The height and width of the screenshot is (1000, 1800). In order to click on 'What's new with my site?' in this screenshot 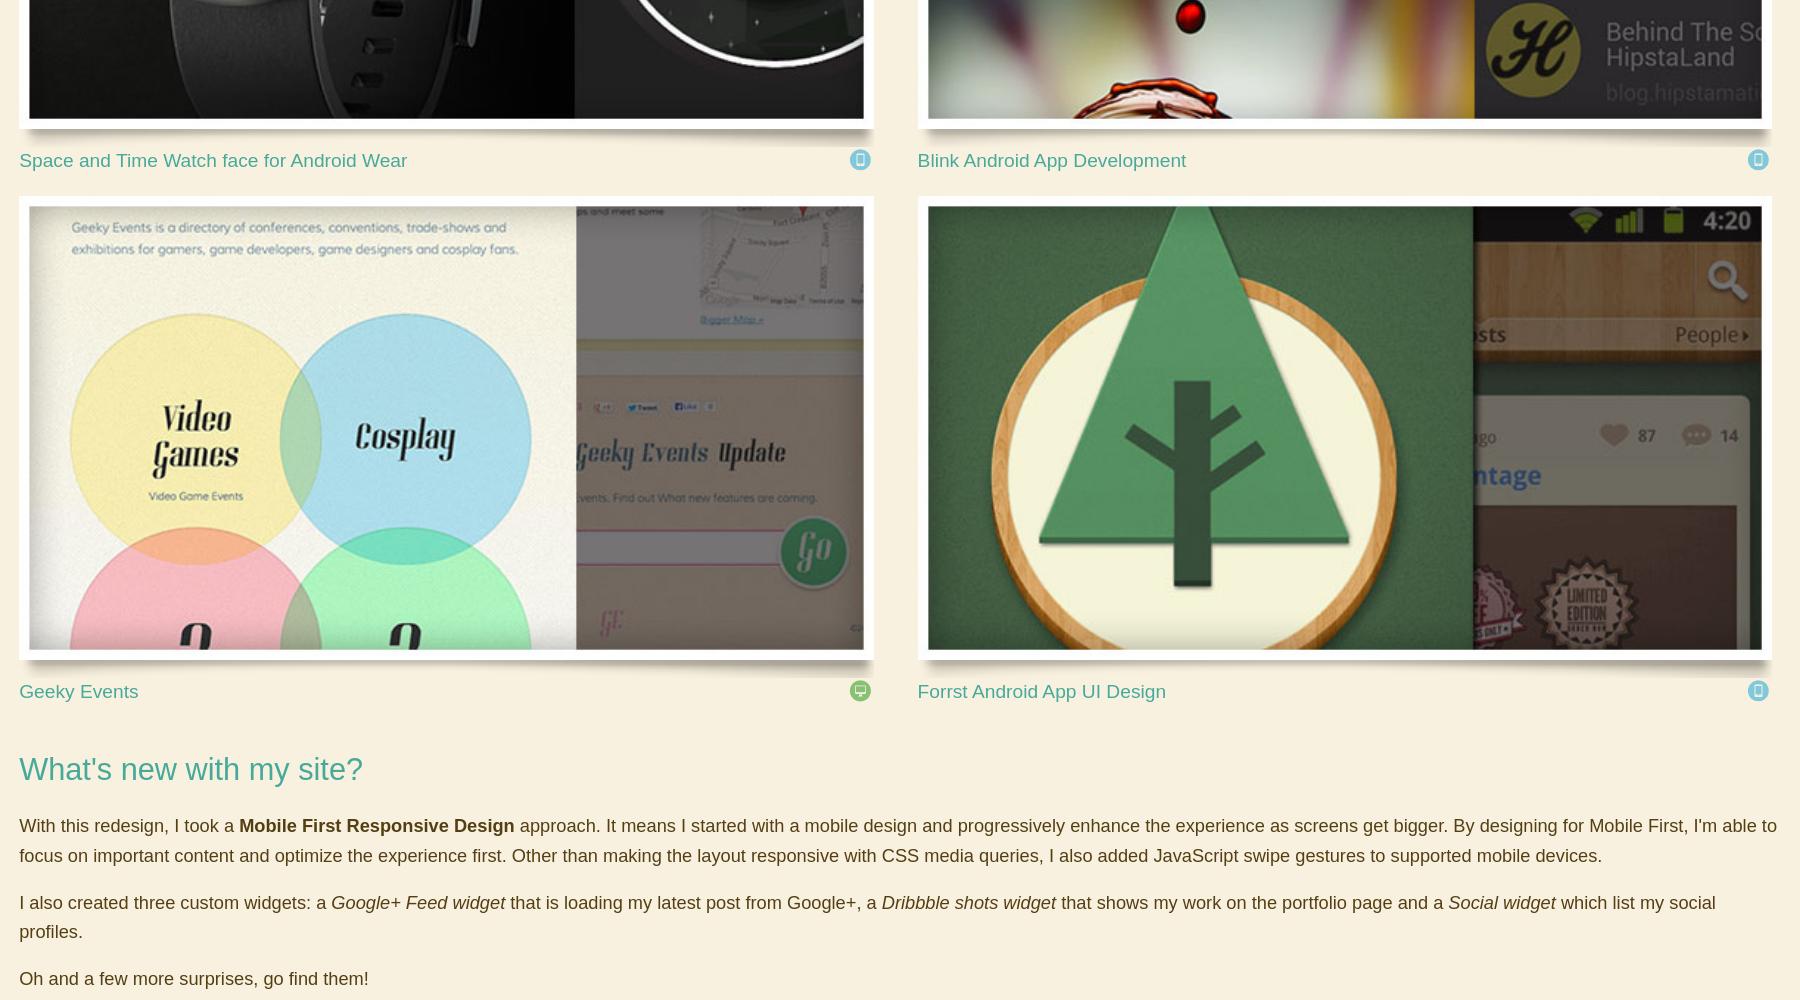, I will do `click(18, 768)`.